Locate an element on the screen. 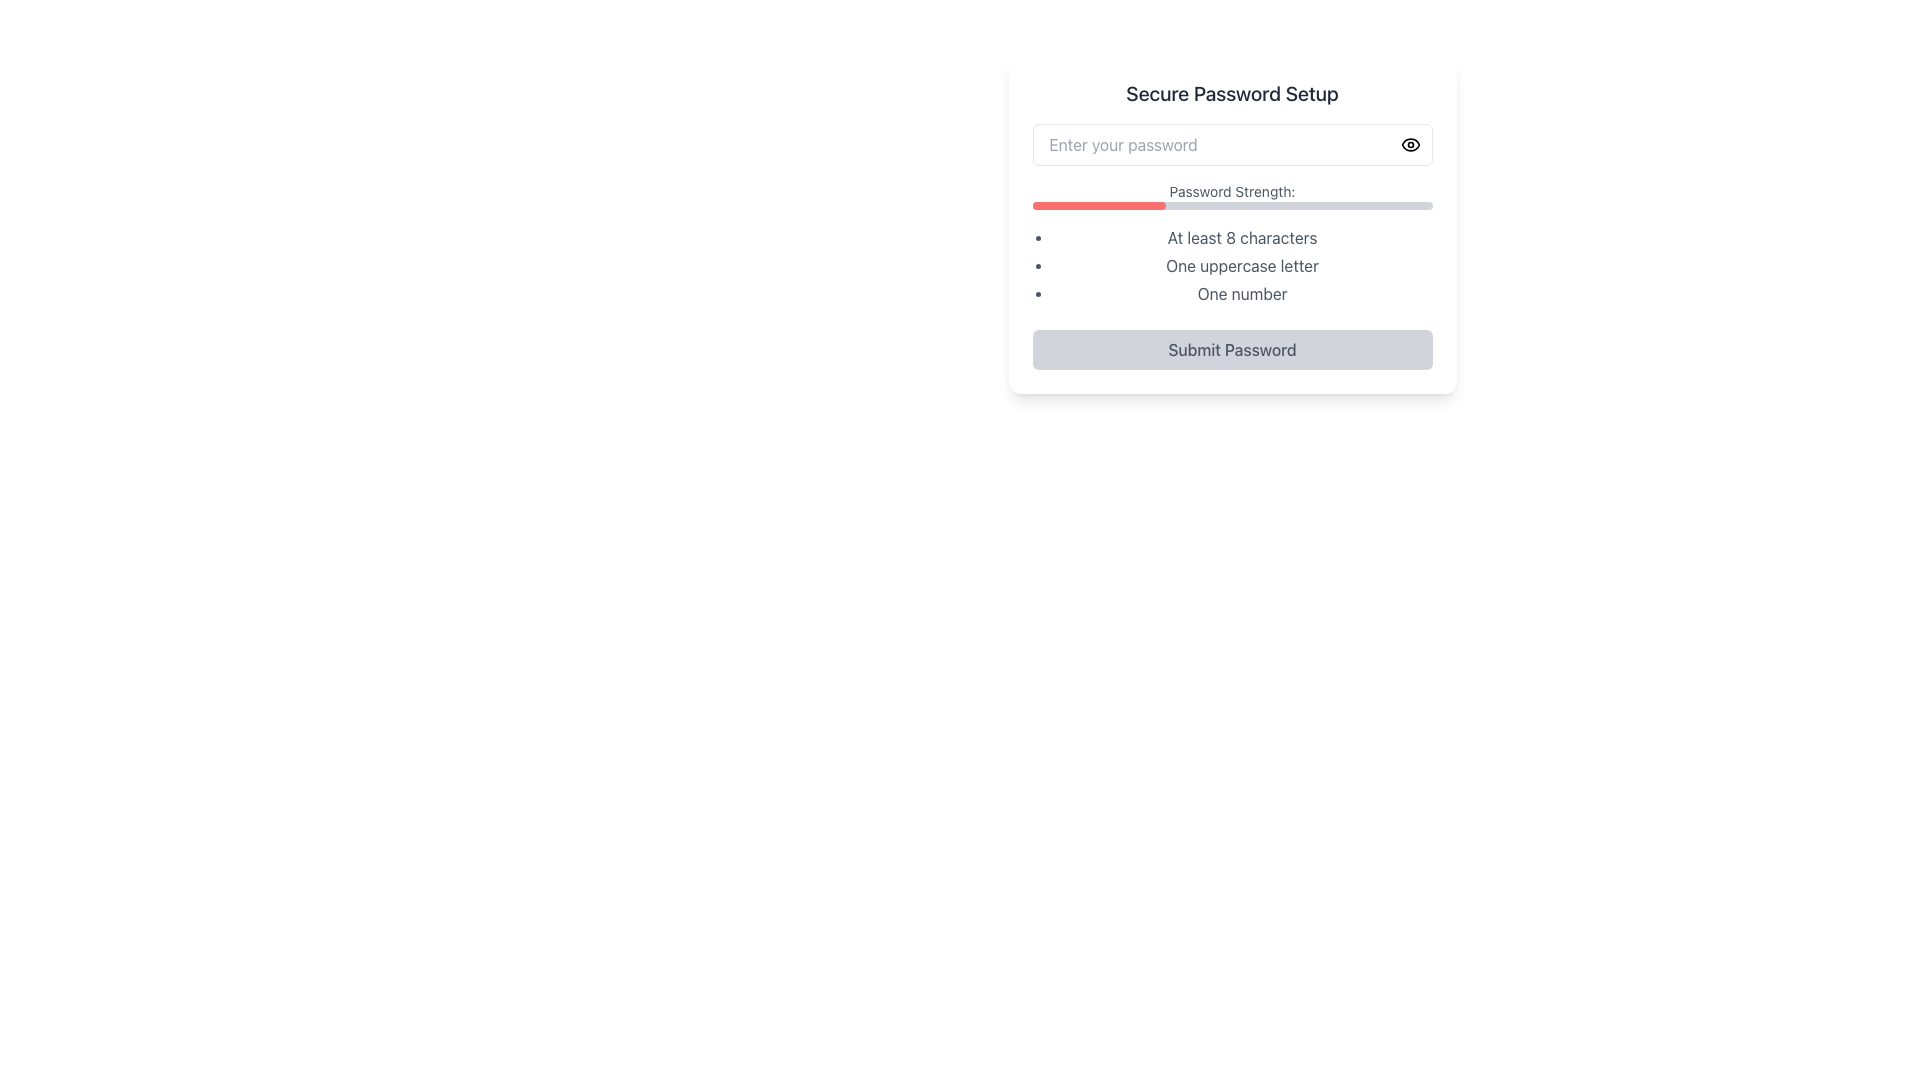  the bulleted list of password strength requirements, which includes items like 'At least 8 characters', 'One uppercase letter', and 'One number', located below the 'Password Strength' label is located at coordinates (1241, 265).